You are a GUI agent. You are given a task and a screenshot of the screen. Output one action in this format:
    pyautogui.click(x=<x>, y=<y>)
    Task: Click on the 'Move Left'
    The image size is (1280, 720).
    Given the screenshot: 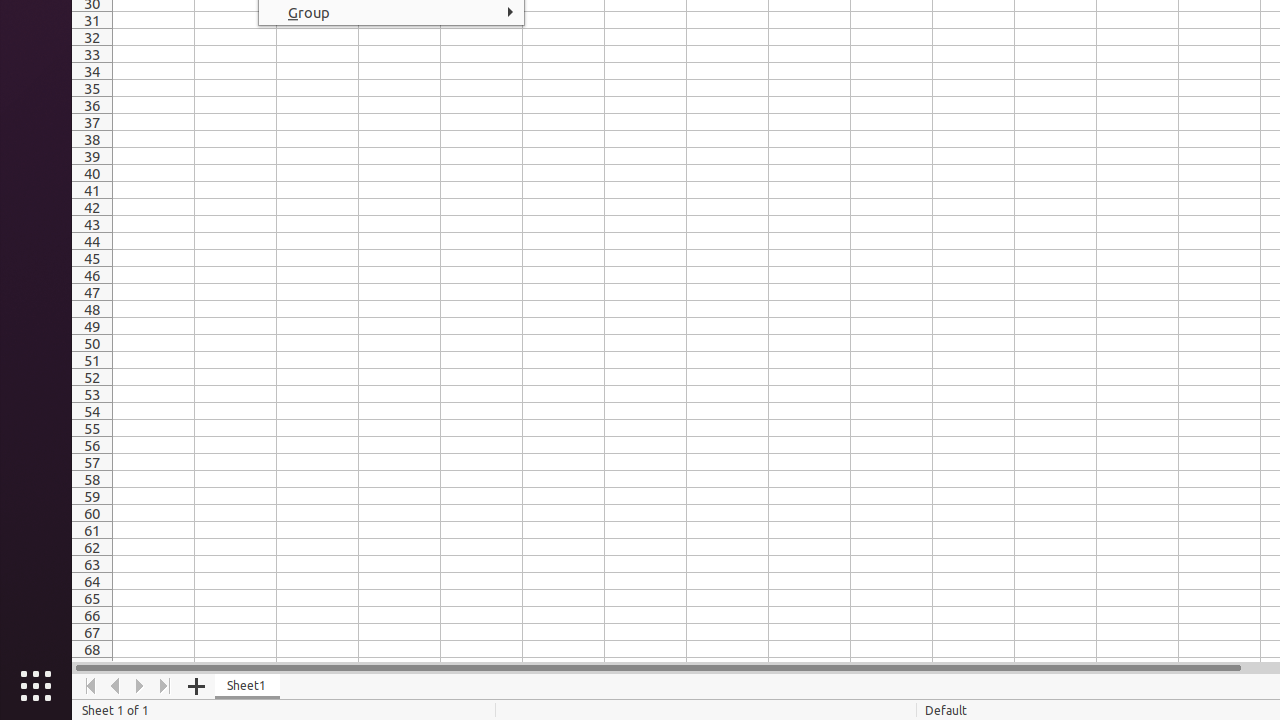 What is the action you would take?
    pyautogui.click(x=114, y=685)
    